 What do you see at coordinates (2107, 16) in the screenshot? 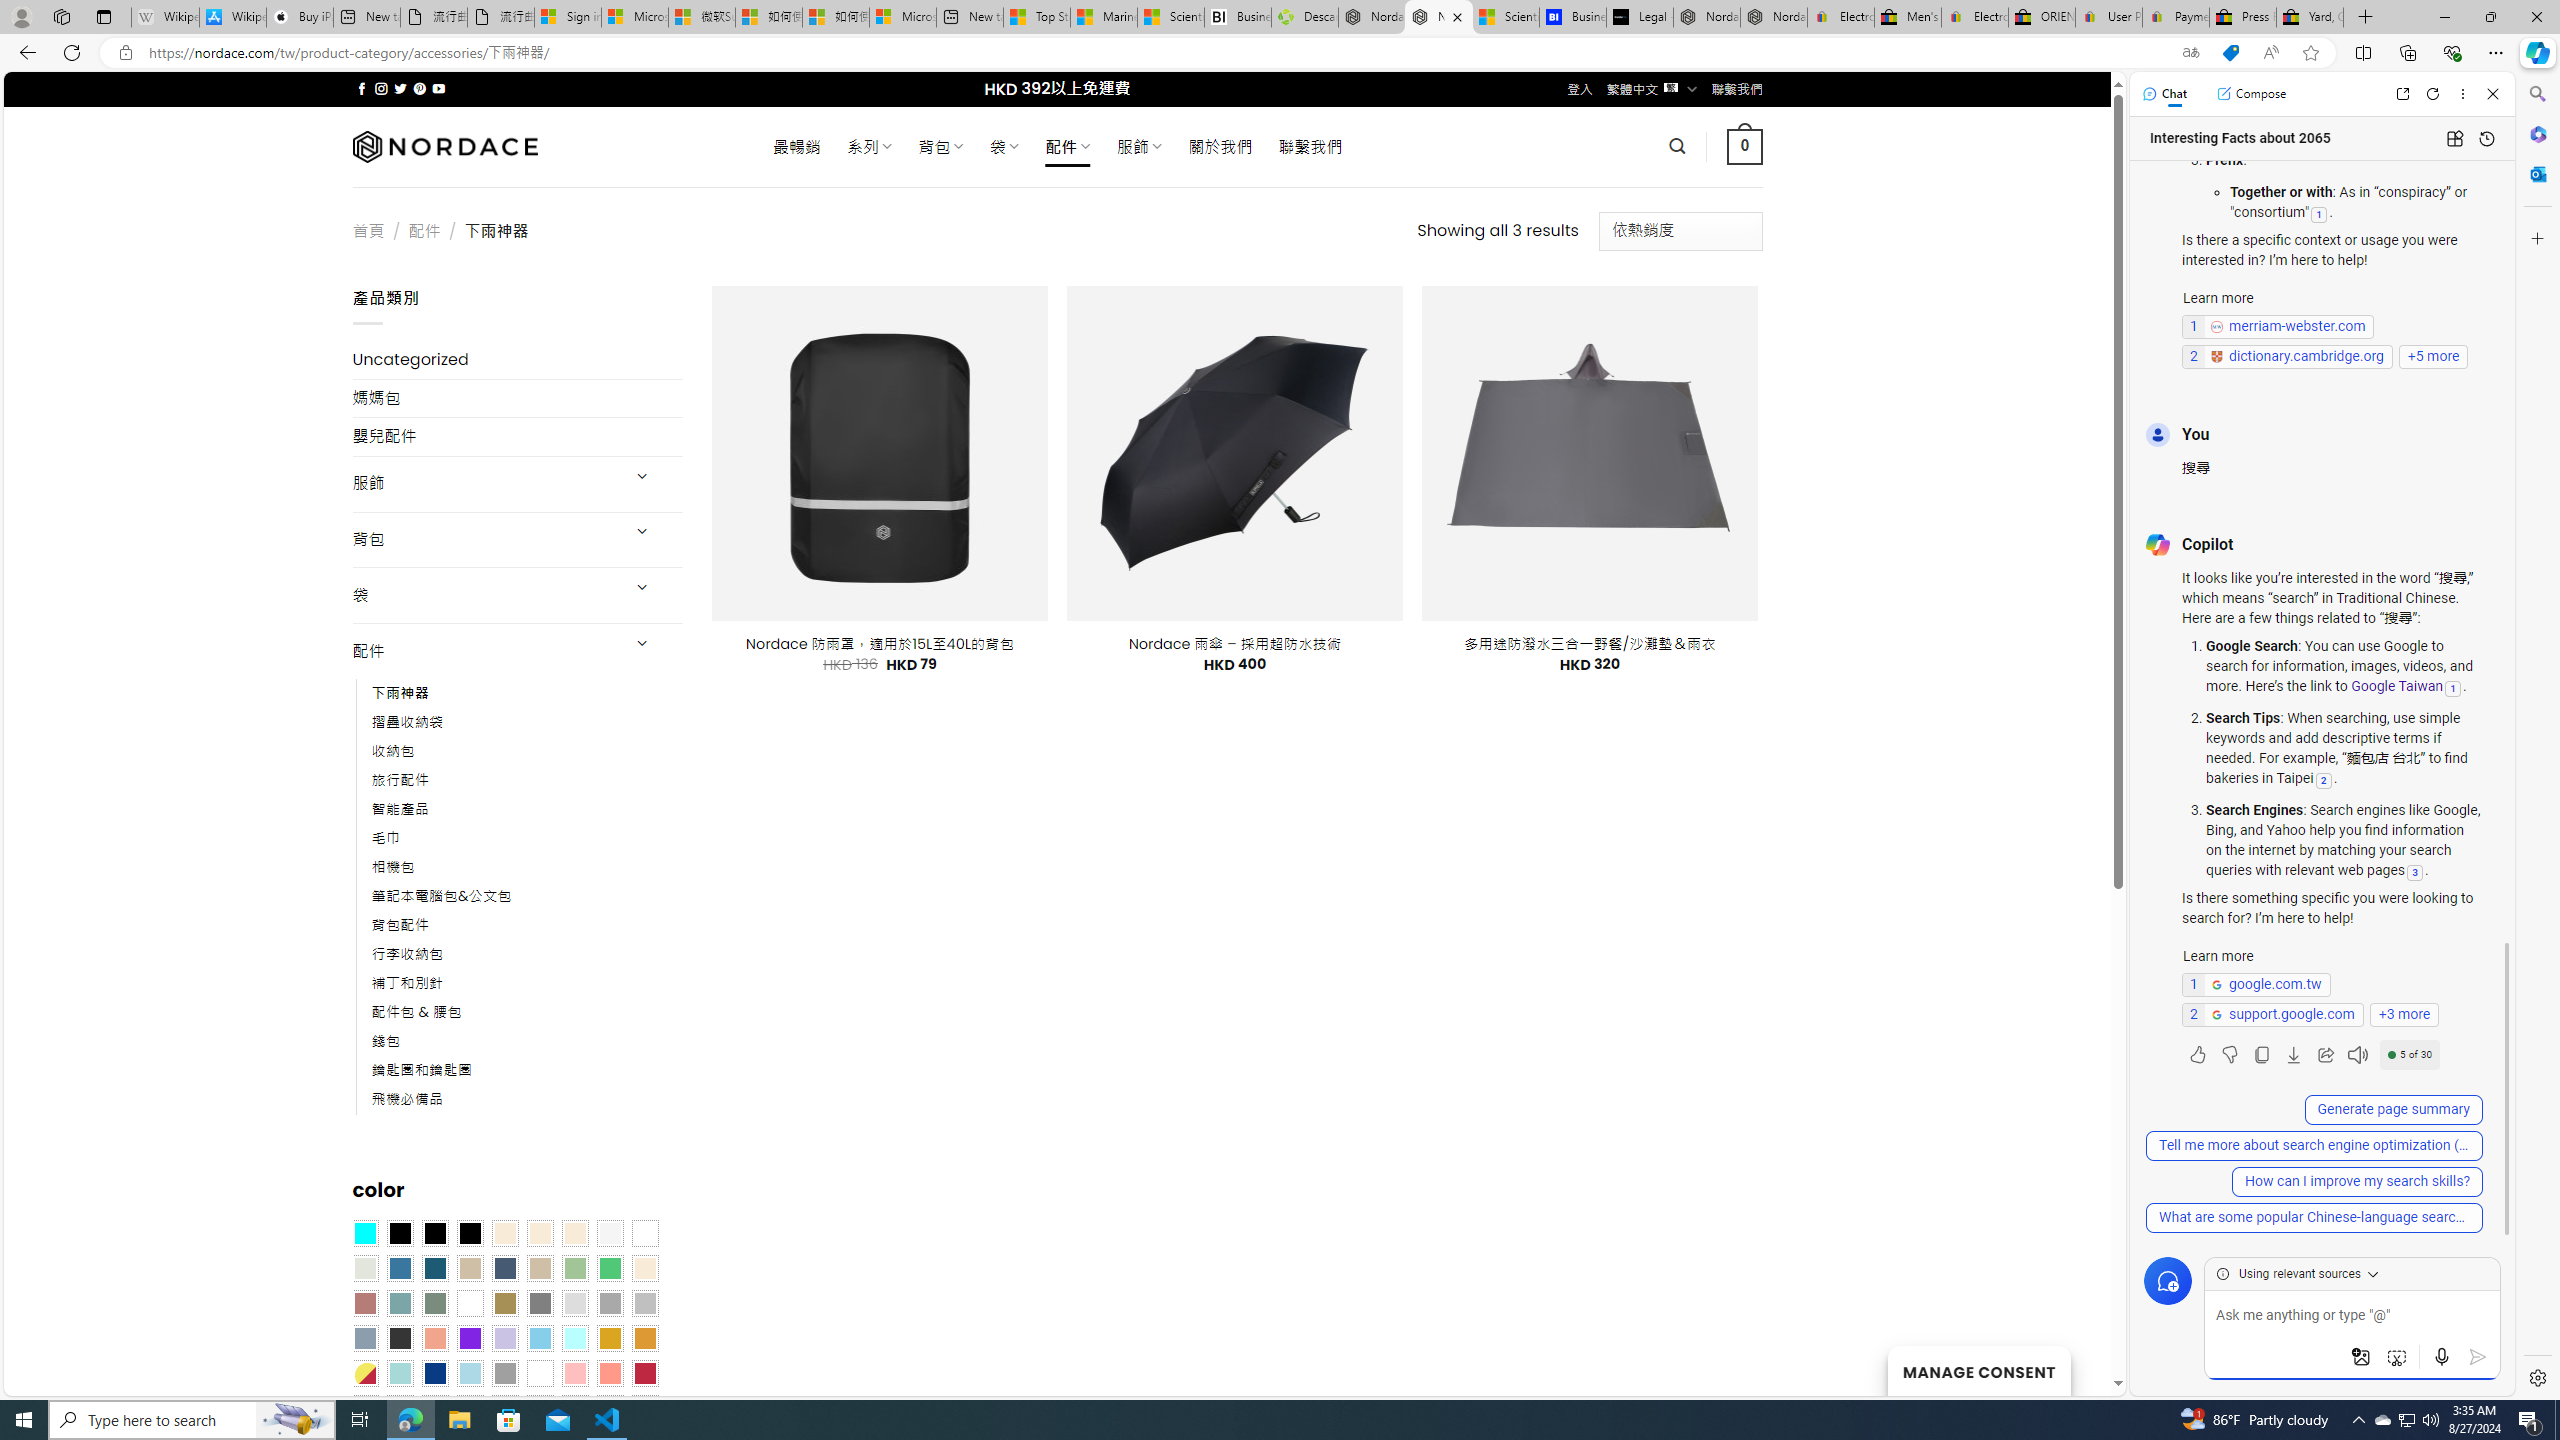
I see `'User Privacy Notice | eBay'` at bounding box center [2107, 16].